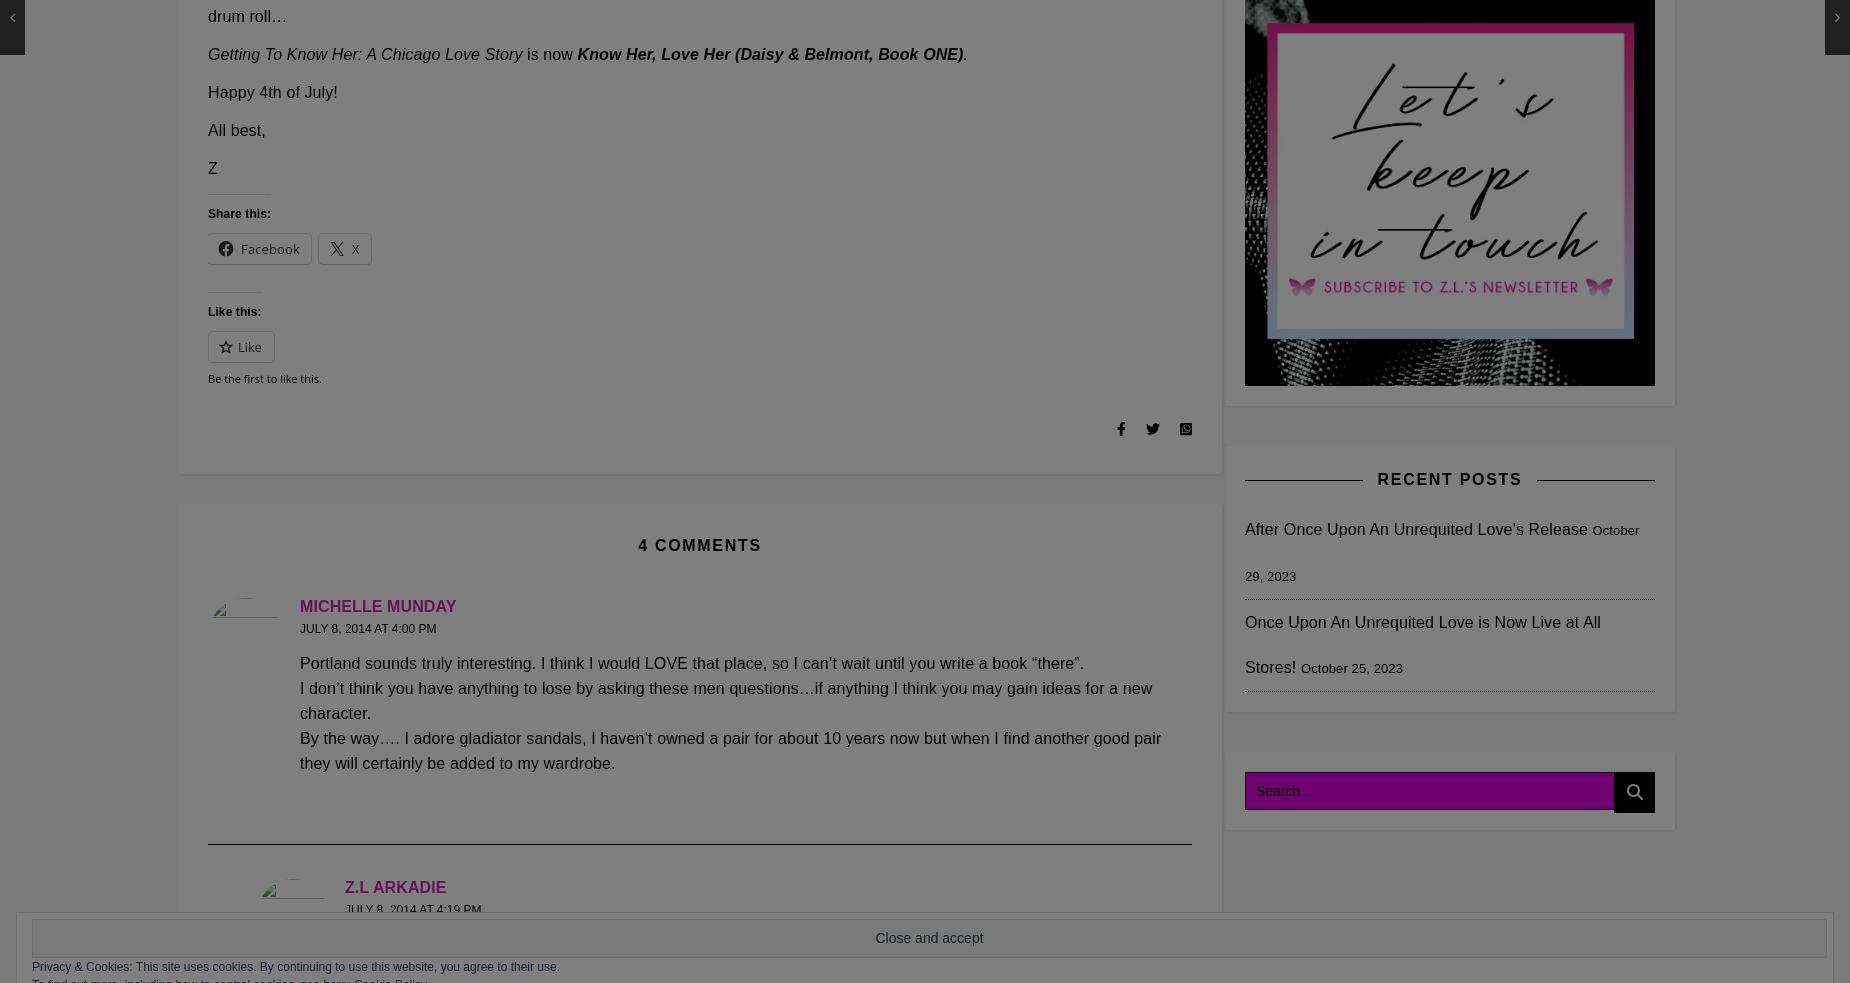 The height and width of the screenshot is (983, 1850). Describe the element at coordinates (1415, 528) in the screenshot. I see `'After Once Upon An Unrequited Love’s Release'` at that location.